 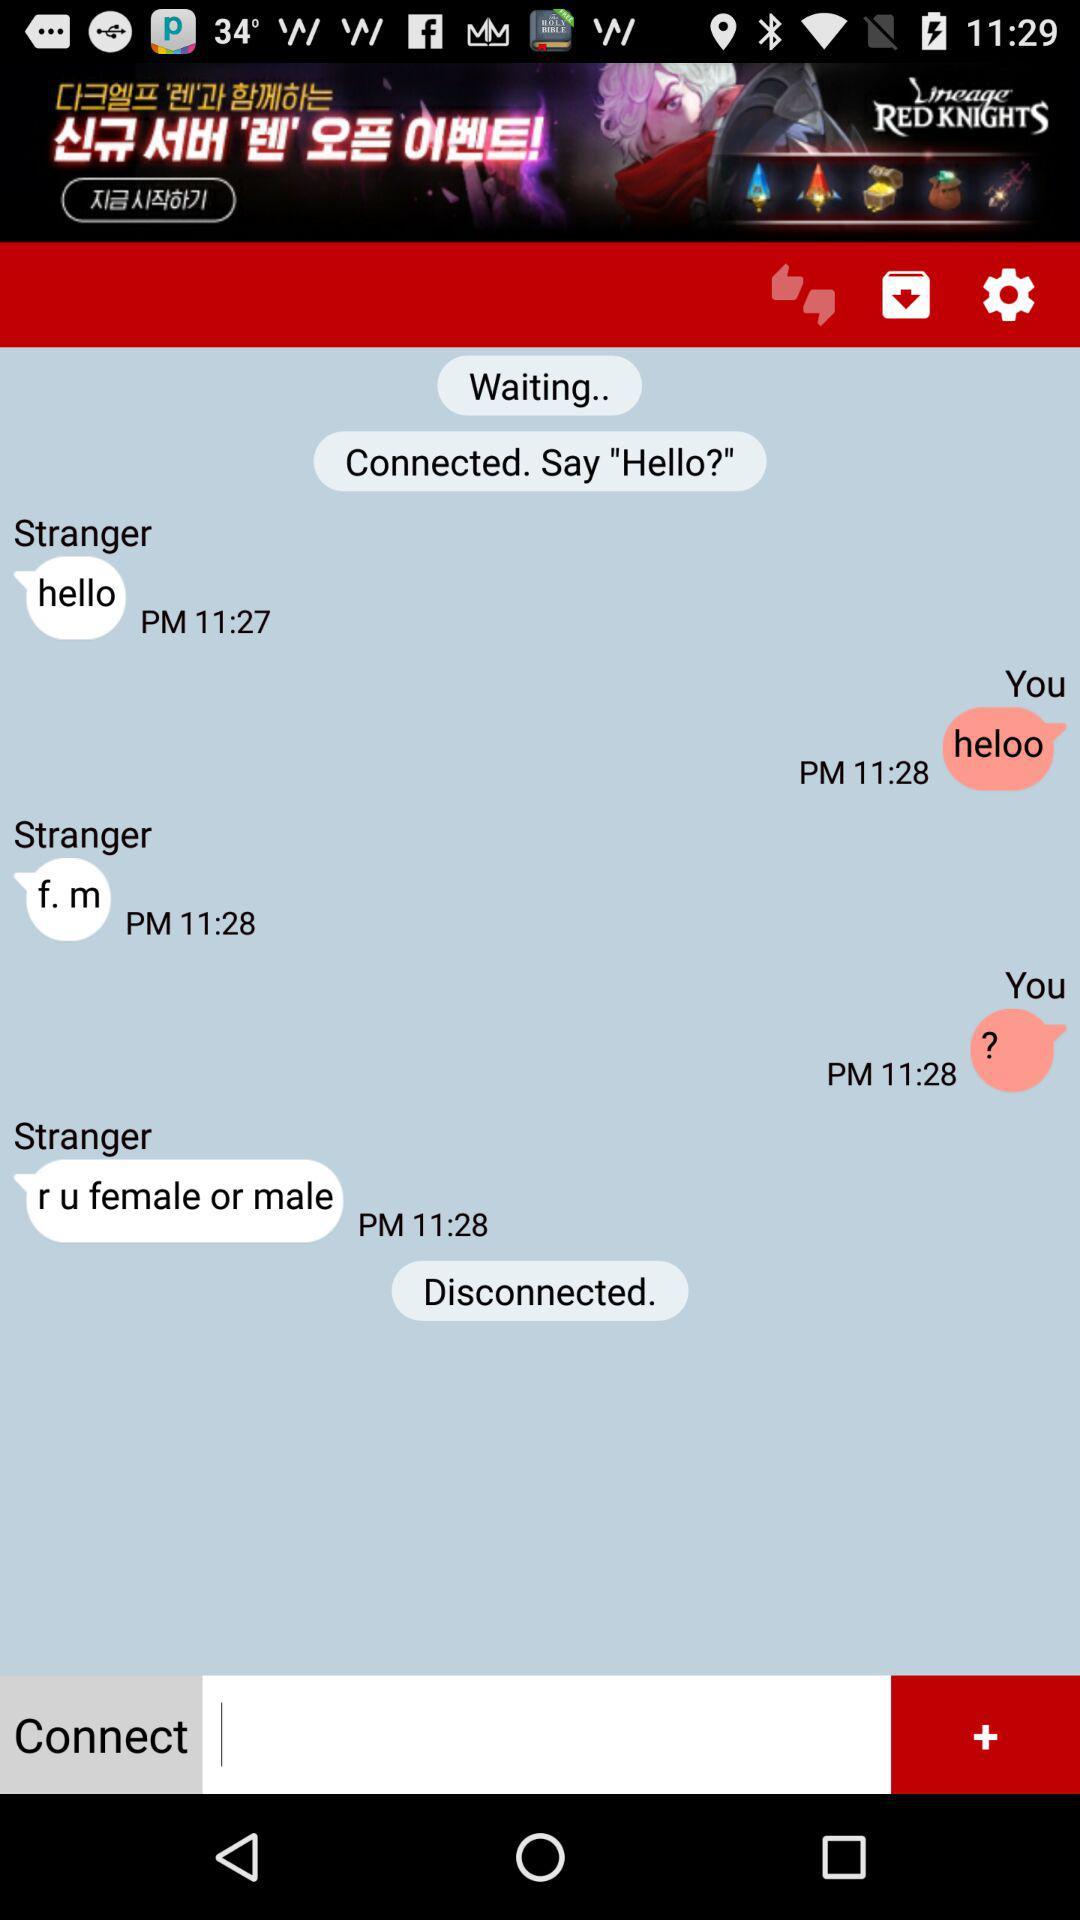 I want to click on configuration option, so click(x=1008, y=293).